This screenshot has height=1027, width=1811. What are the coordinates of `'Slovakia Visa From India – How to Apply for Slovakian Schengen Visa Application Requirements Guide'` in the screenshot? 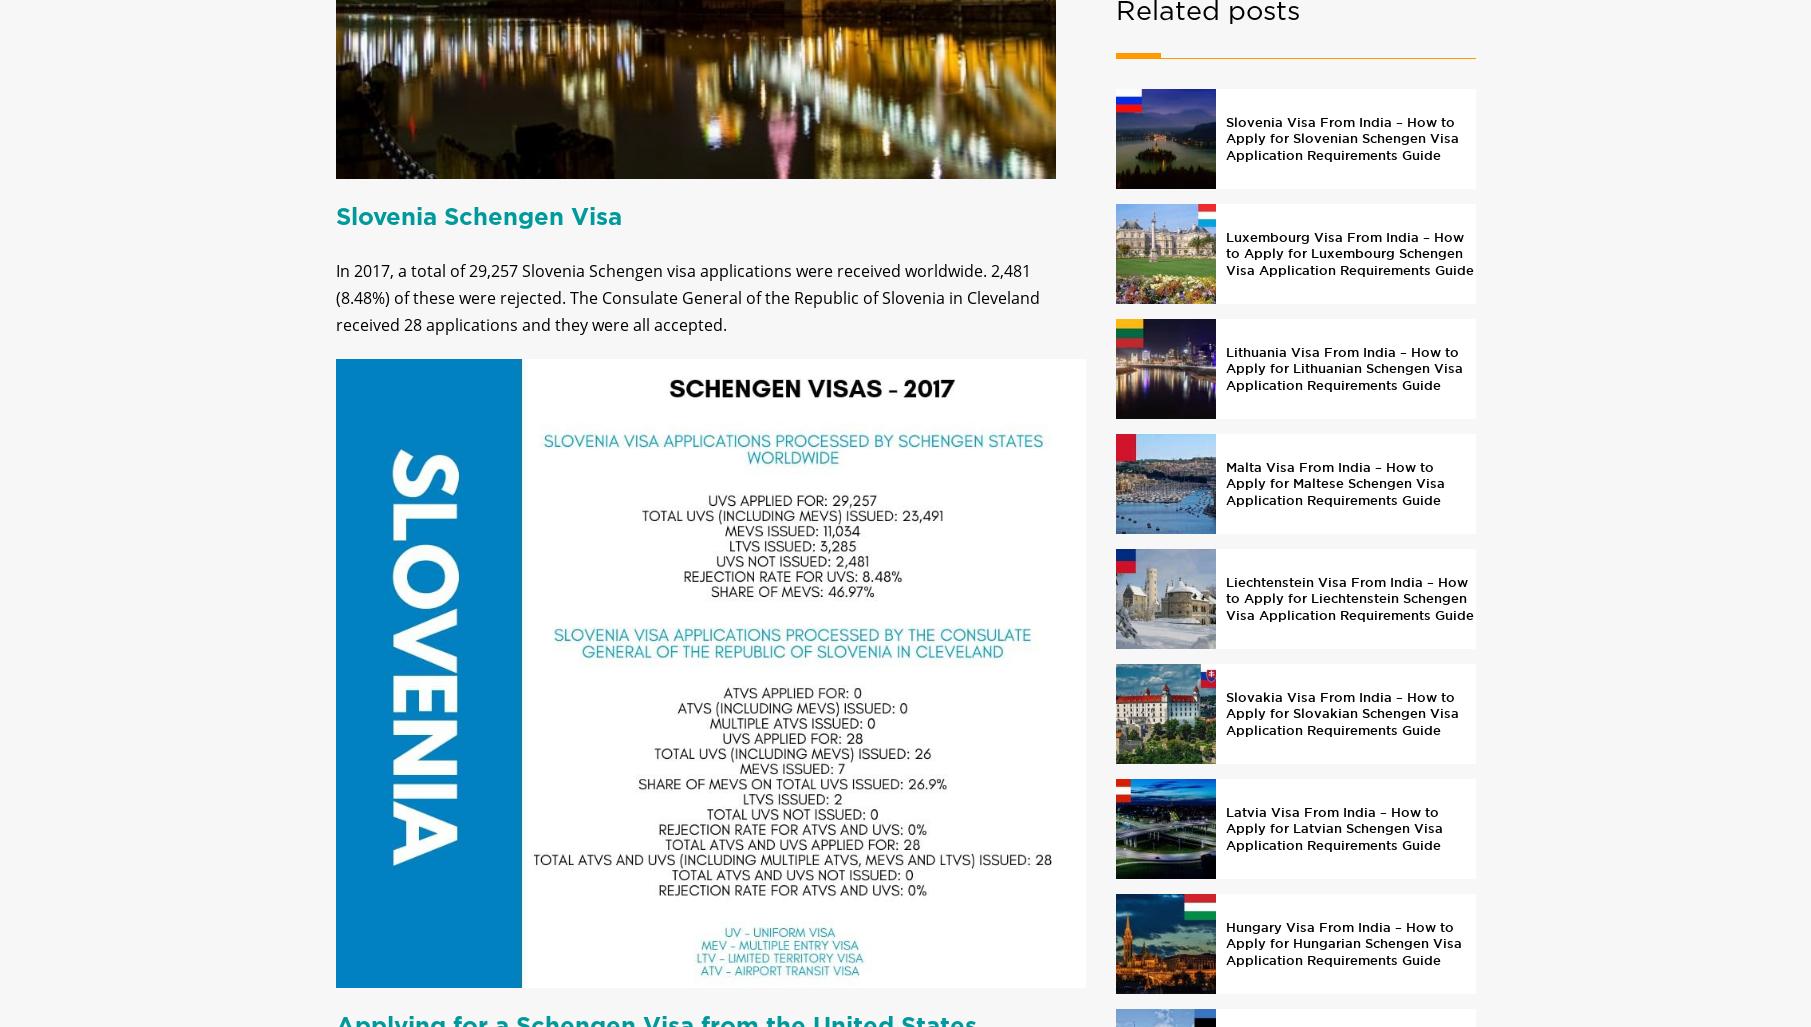 It's located at (1224, 729).